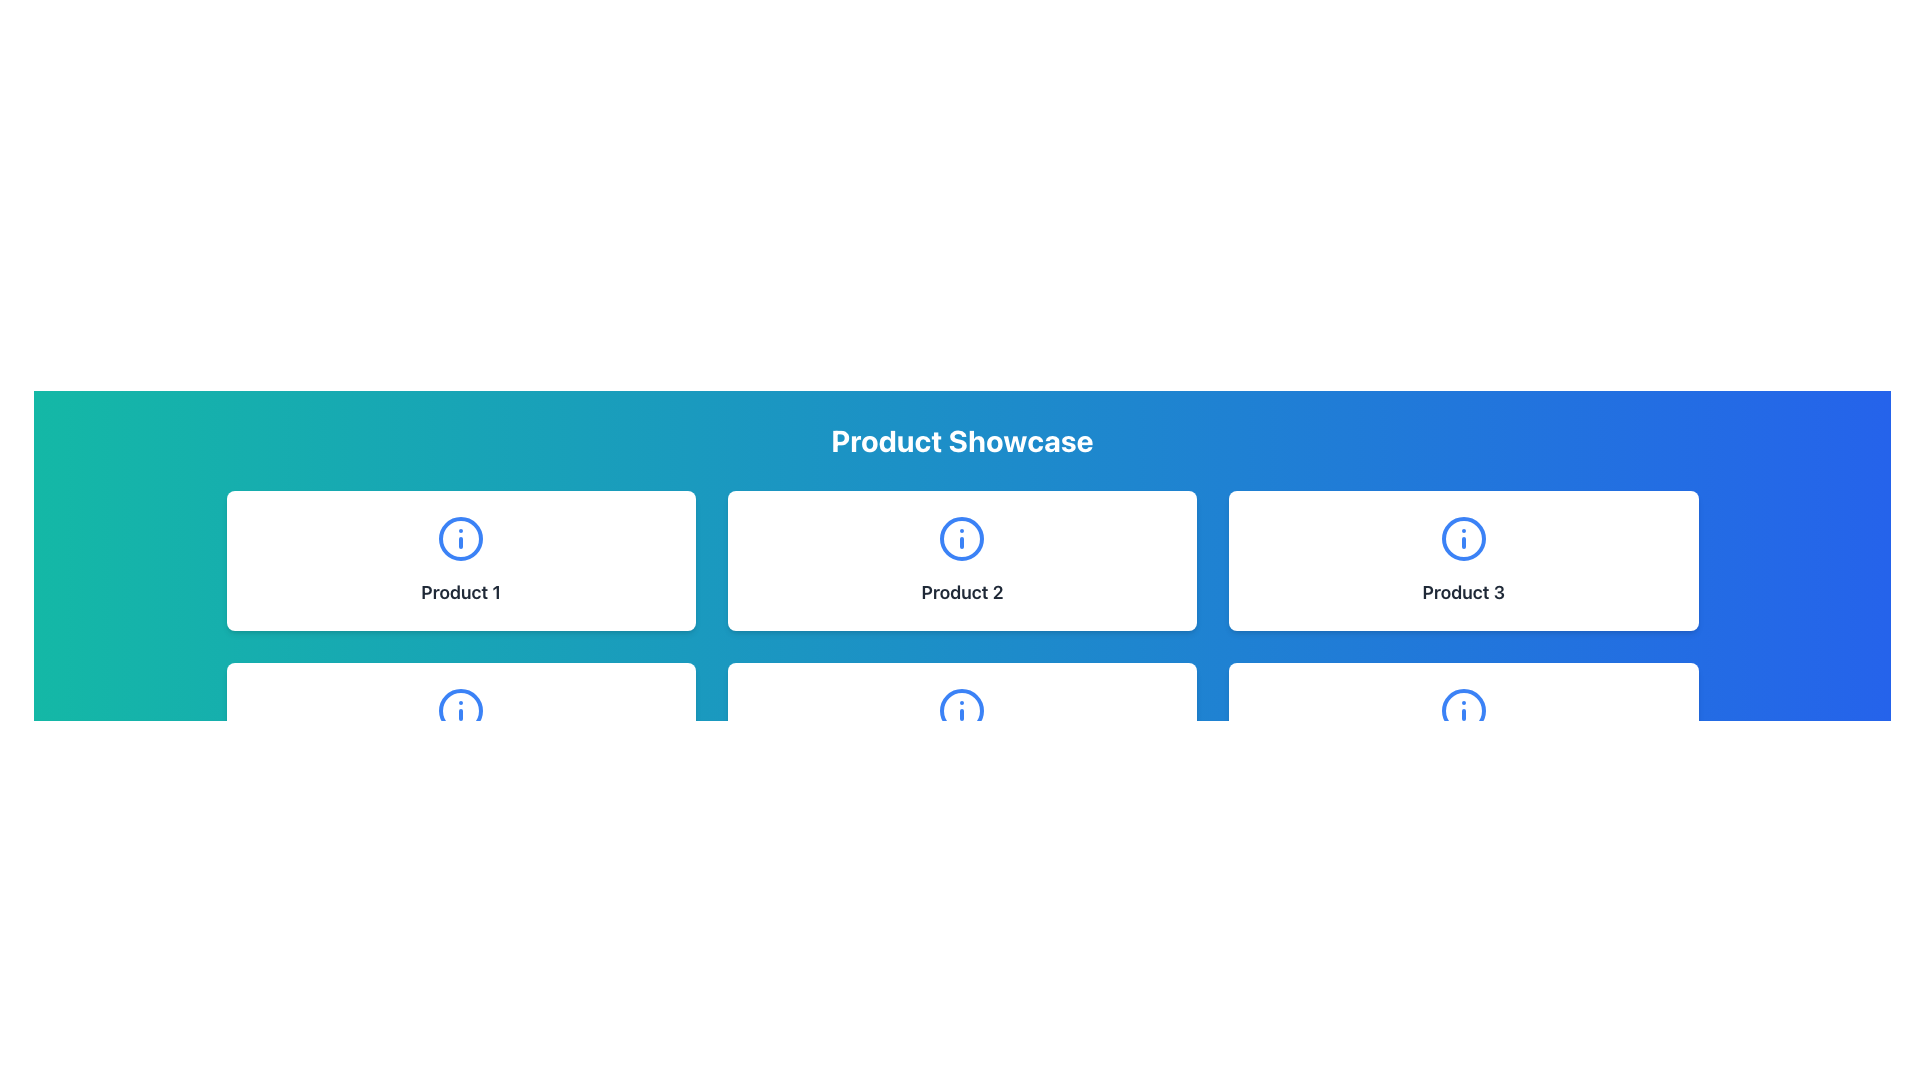 The height and width of the screenshot is (1080, 1920). I want to click on the text label indicating the name of the product in the first card of a 3-column grid layout, located directly underneath a circular icon, so click(460, 592).